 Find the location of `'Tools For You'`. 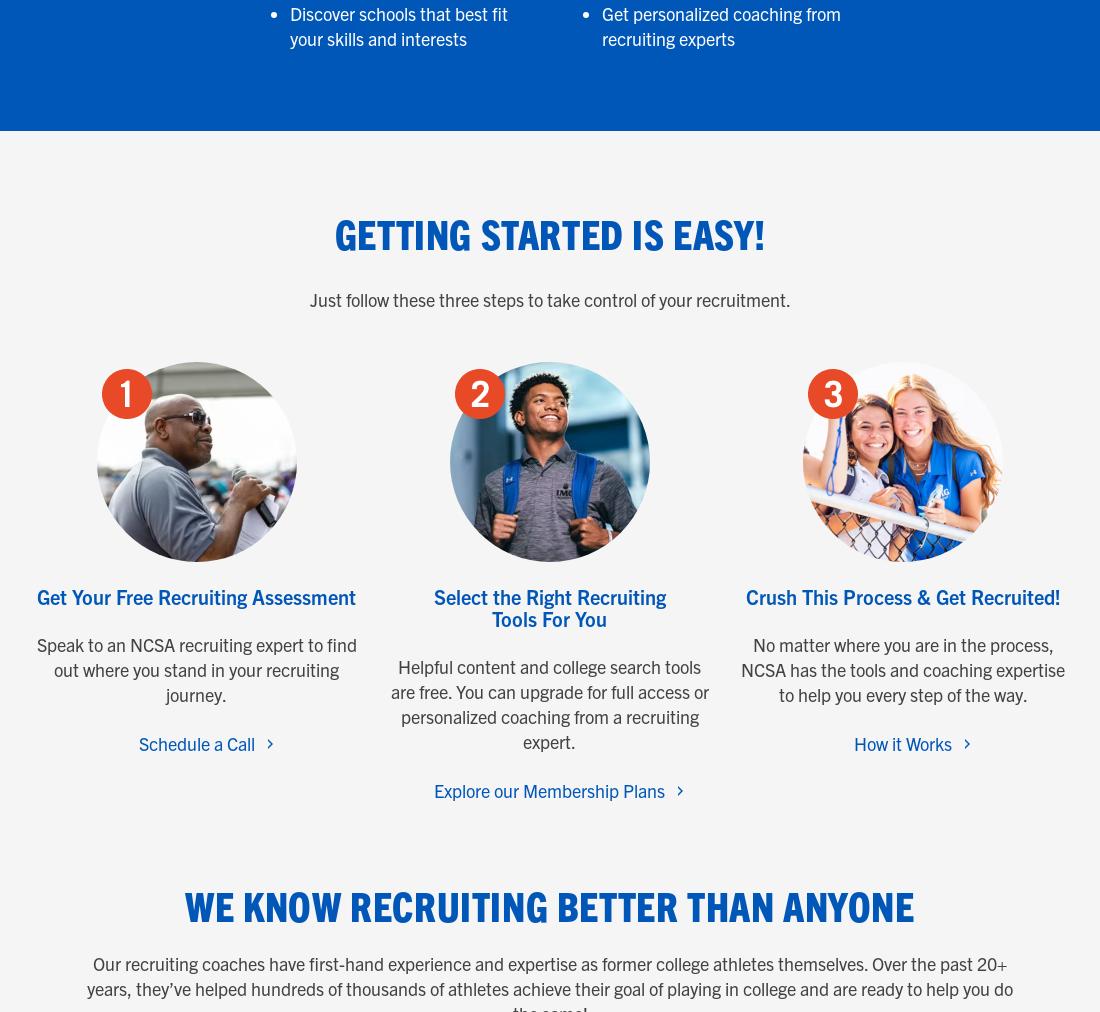

'Tools For You' is located at coordinates (492, 617).